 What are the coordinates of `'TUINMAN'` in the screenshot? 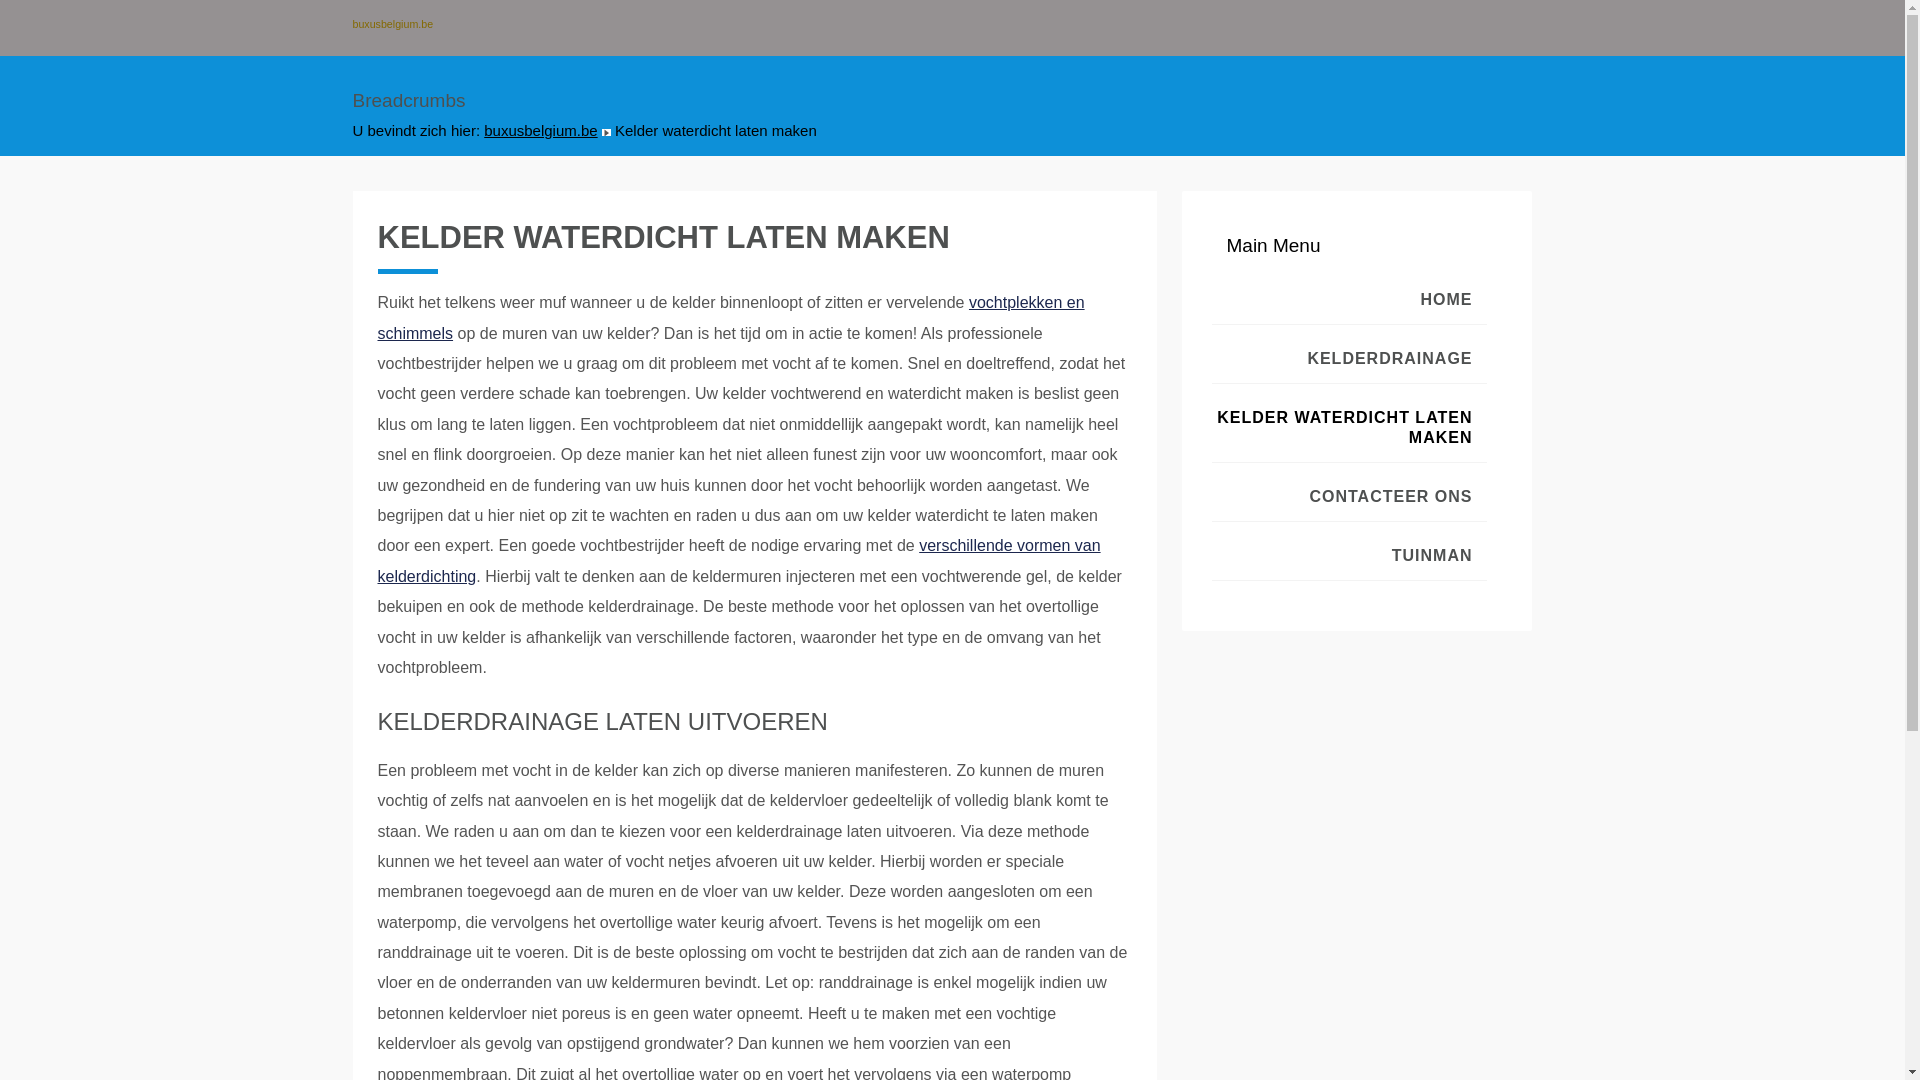 It's located at (1349, 556).